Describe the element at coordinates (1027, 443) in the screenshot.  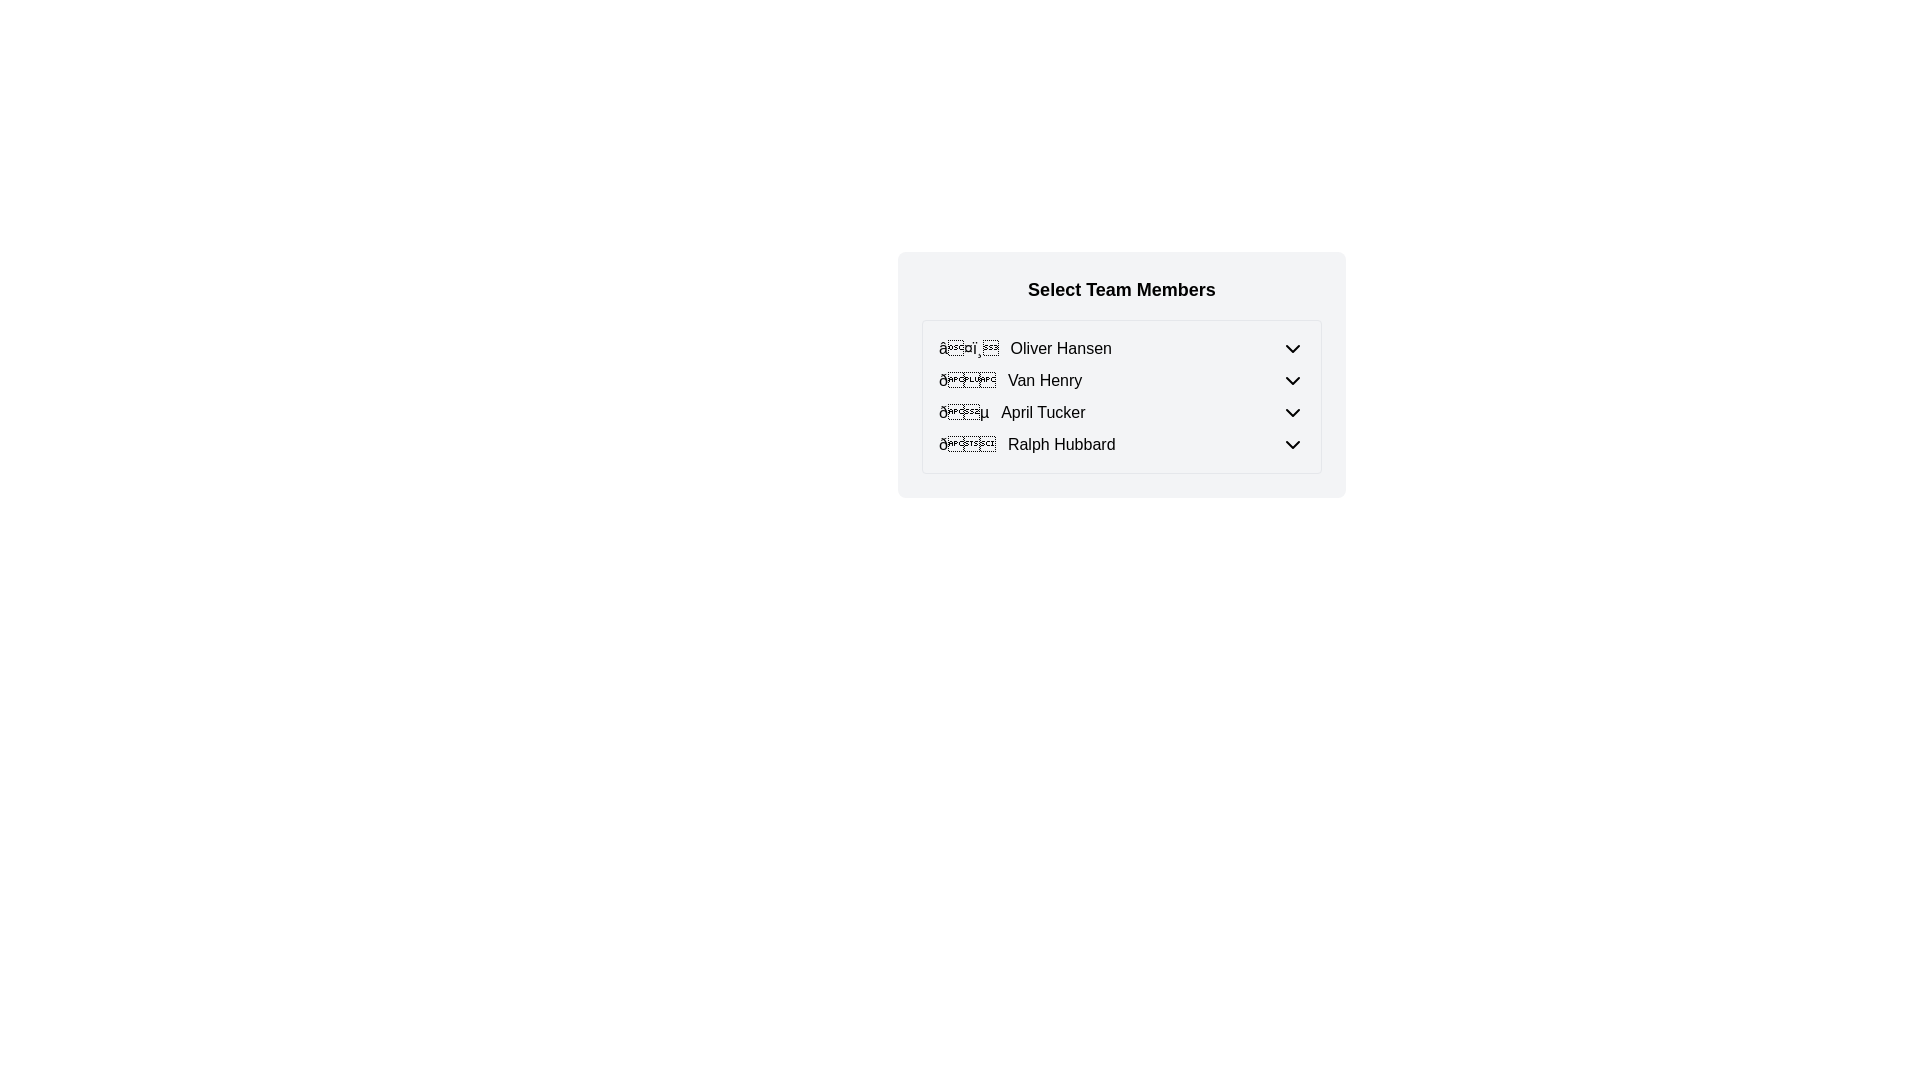
I see `the fourth list item` at that location.